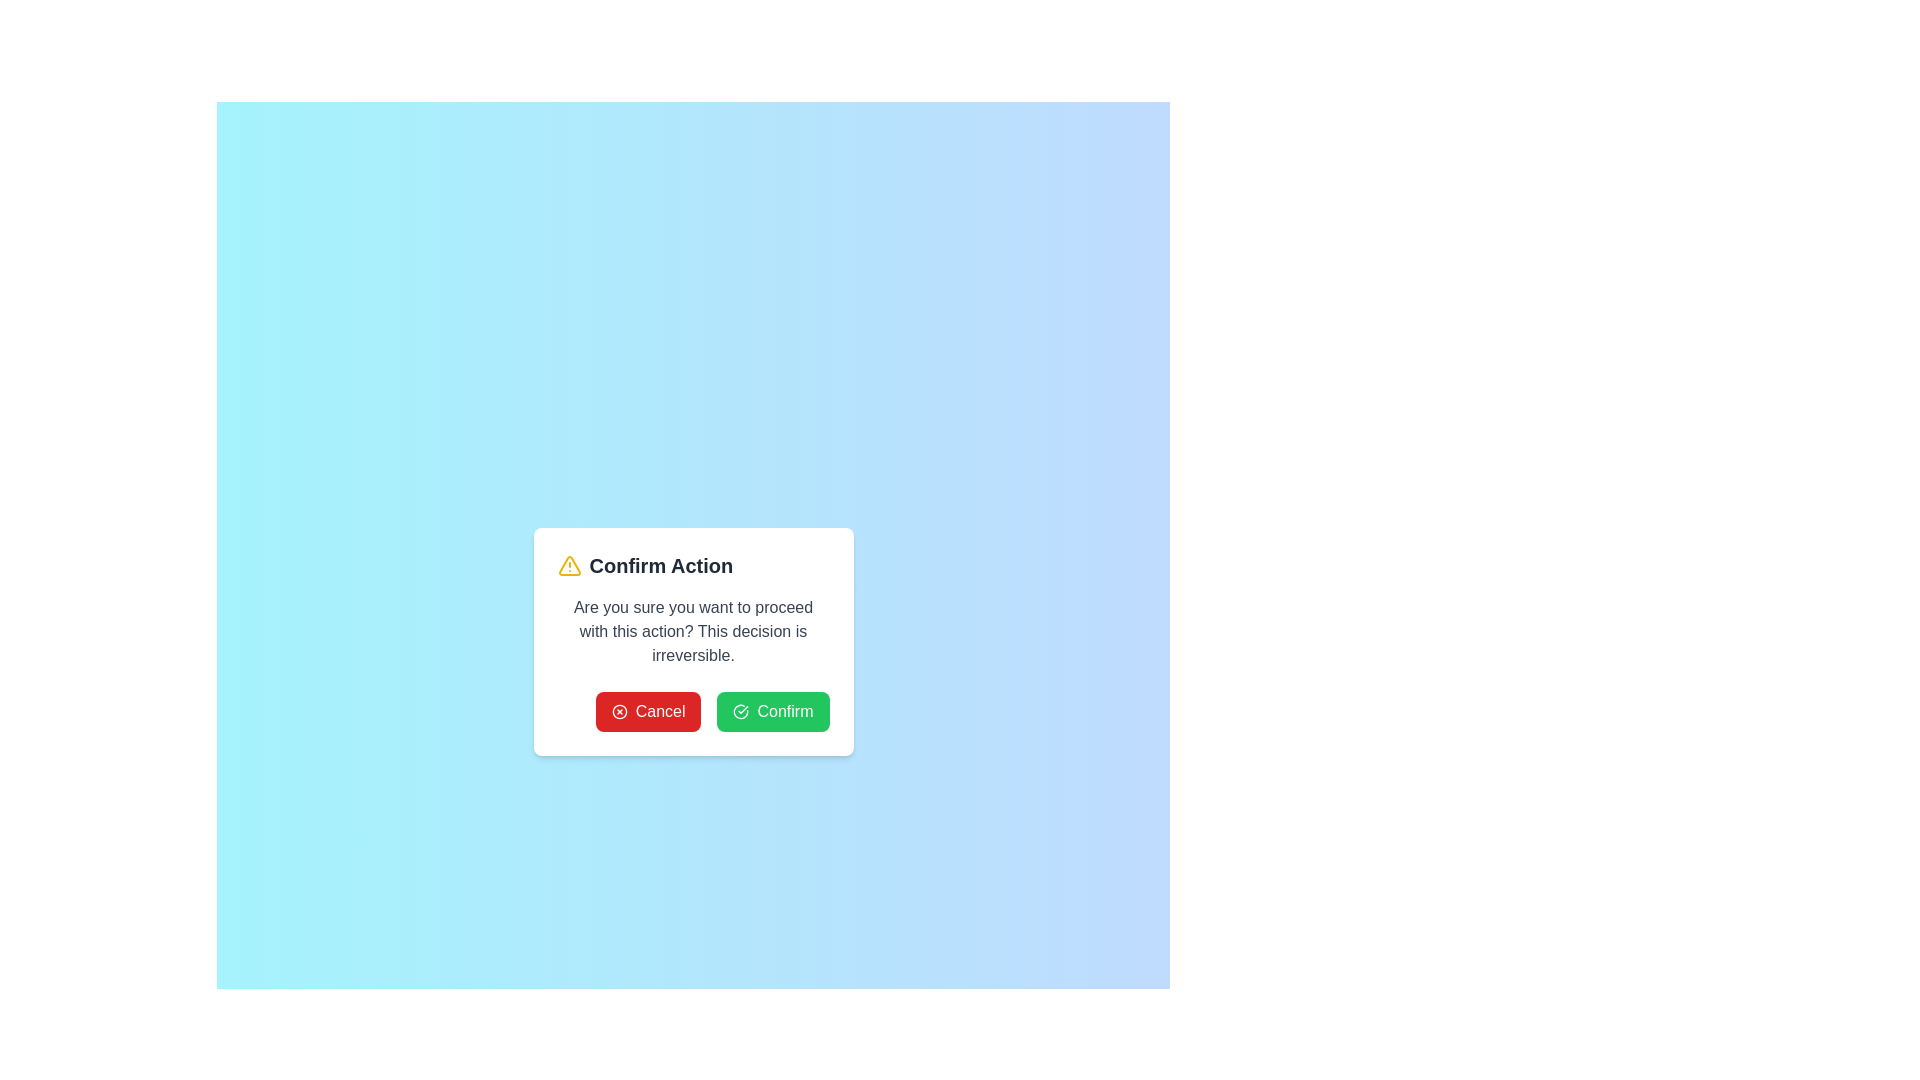 This screenshot has height=1080, width=1920. I want to click on the rectangular green 'Confirm' button with rounded corners and a check icon, so click(772, 711).